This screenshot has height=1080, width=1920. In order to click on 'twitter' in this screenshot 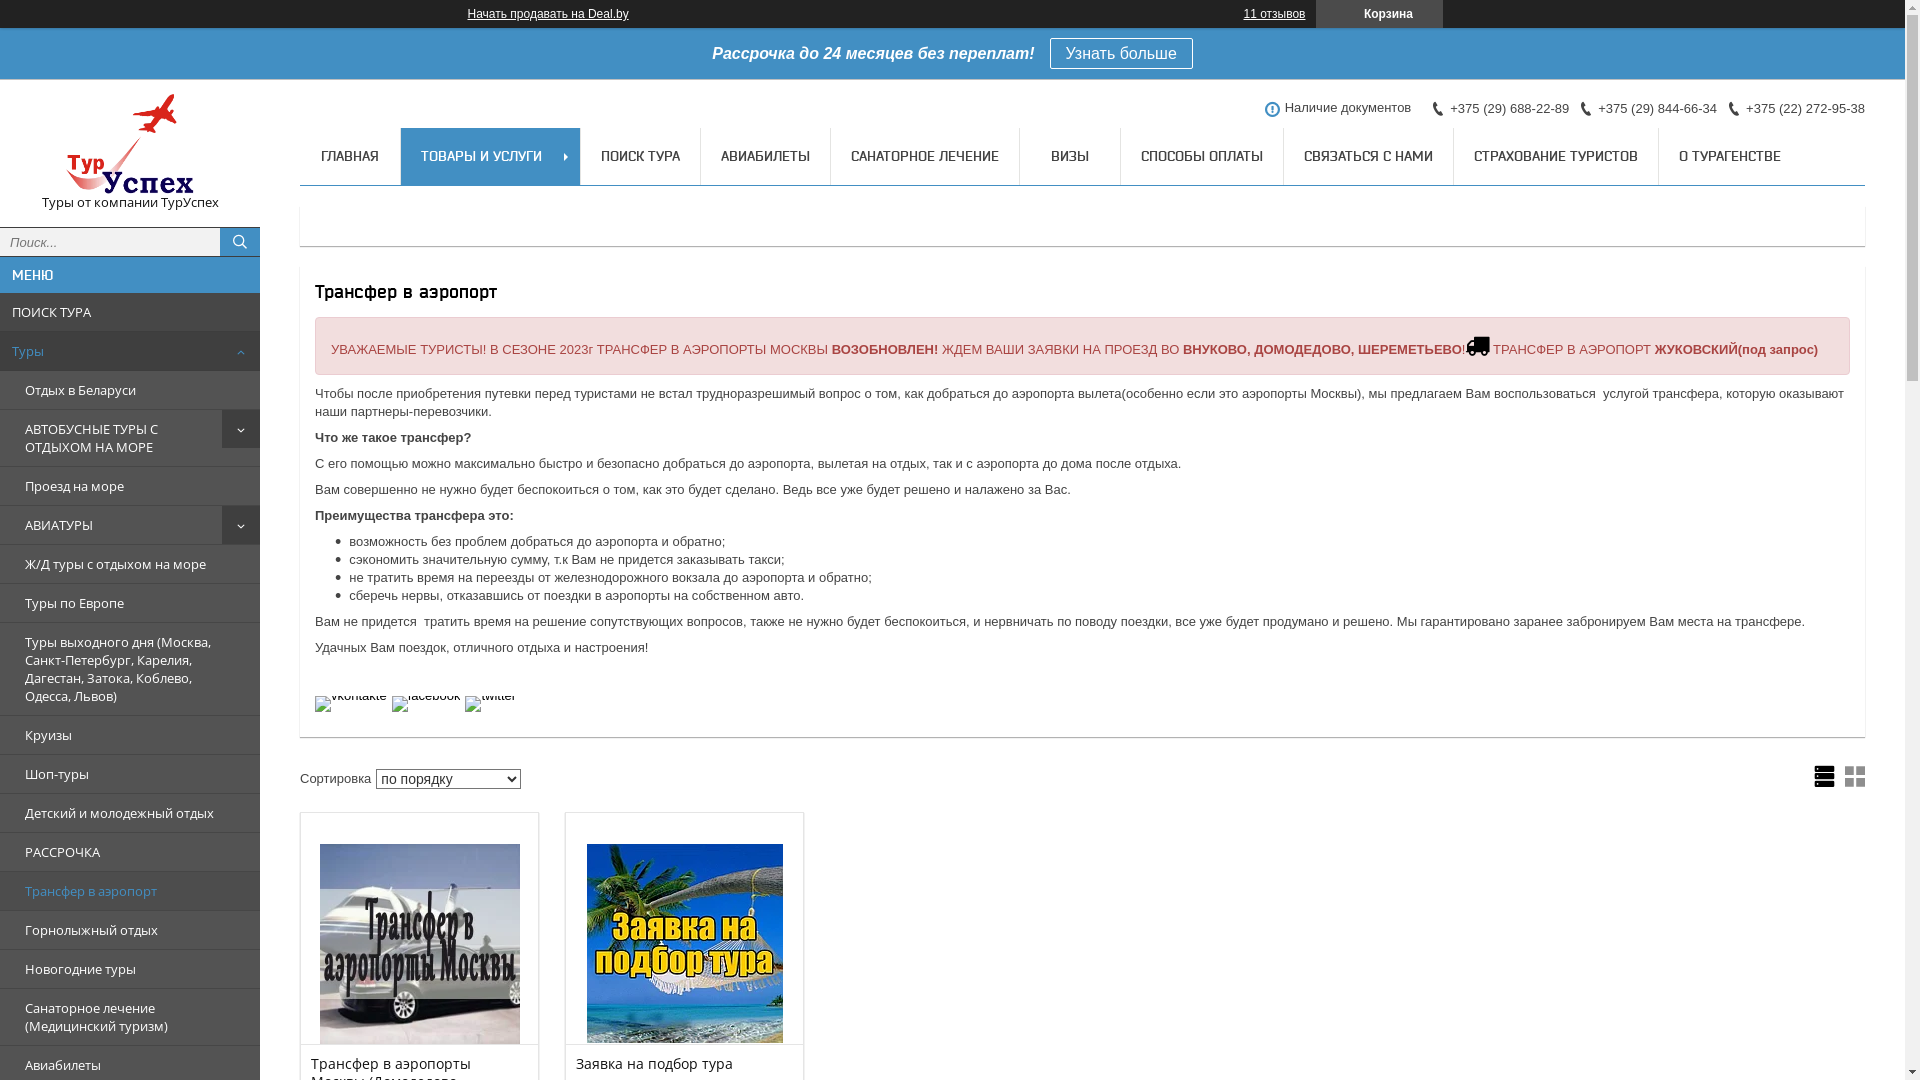, I will do `click(490, 694)`.